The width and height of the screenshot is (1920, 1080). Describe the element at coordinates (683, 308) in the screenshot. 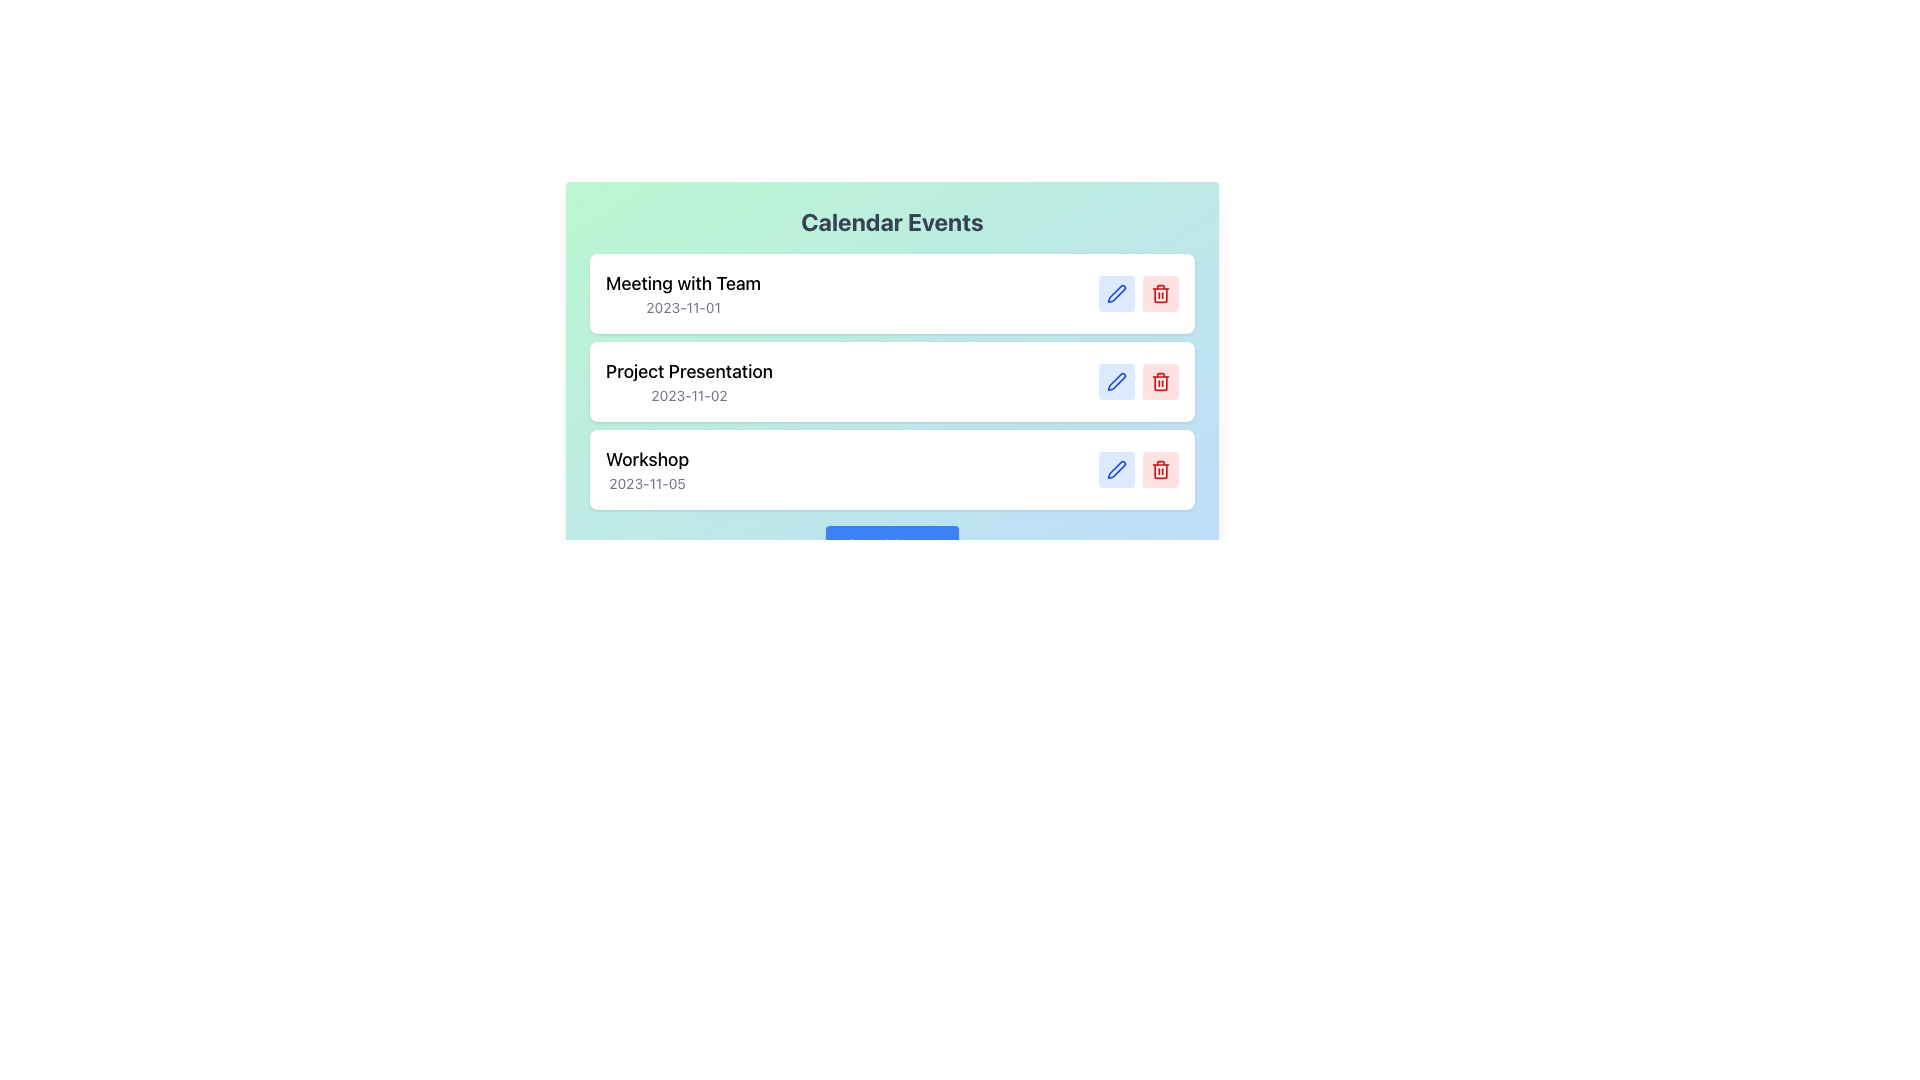

I see `the text label displaying the date '2023-11-01', which is located below the 'Meeting with Team' heading in a card` at that location.